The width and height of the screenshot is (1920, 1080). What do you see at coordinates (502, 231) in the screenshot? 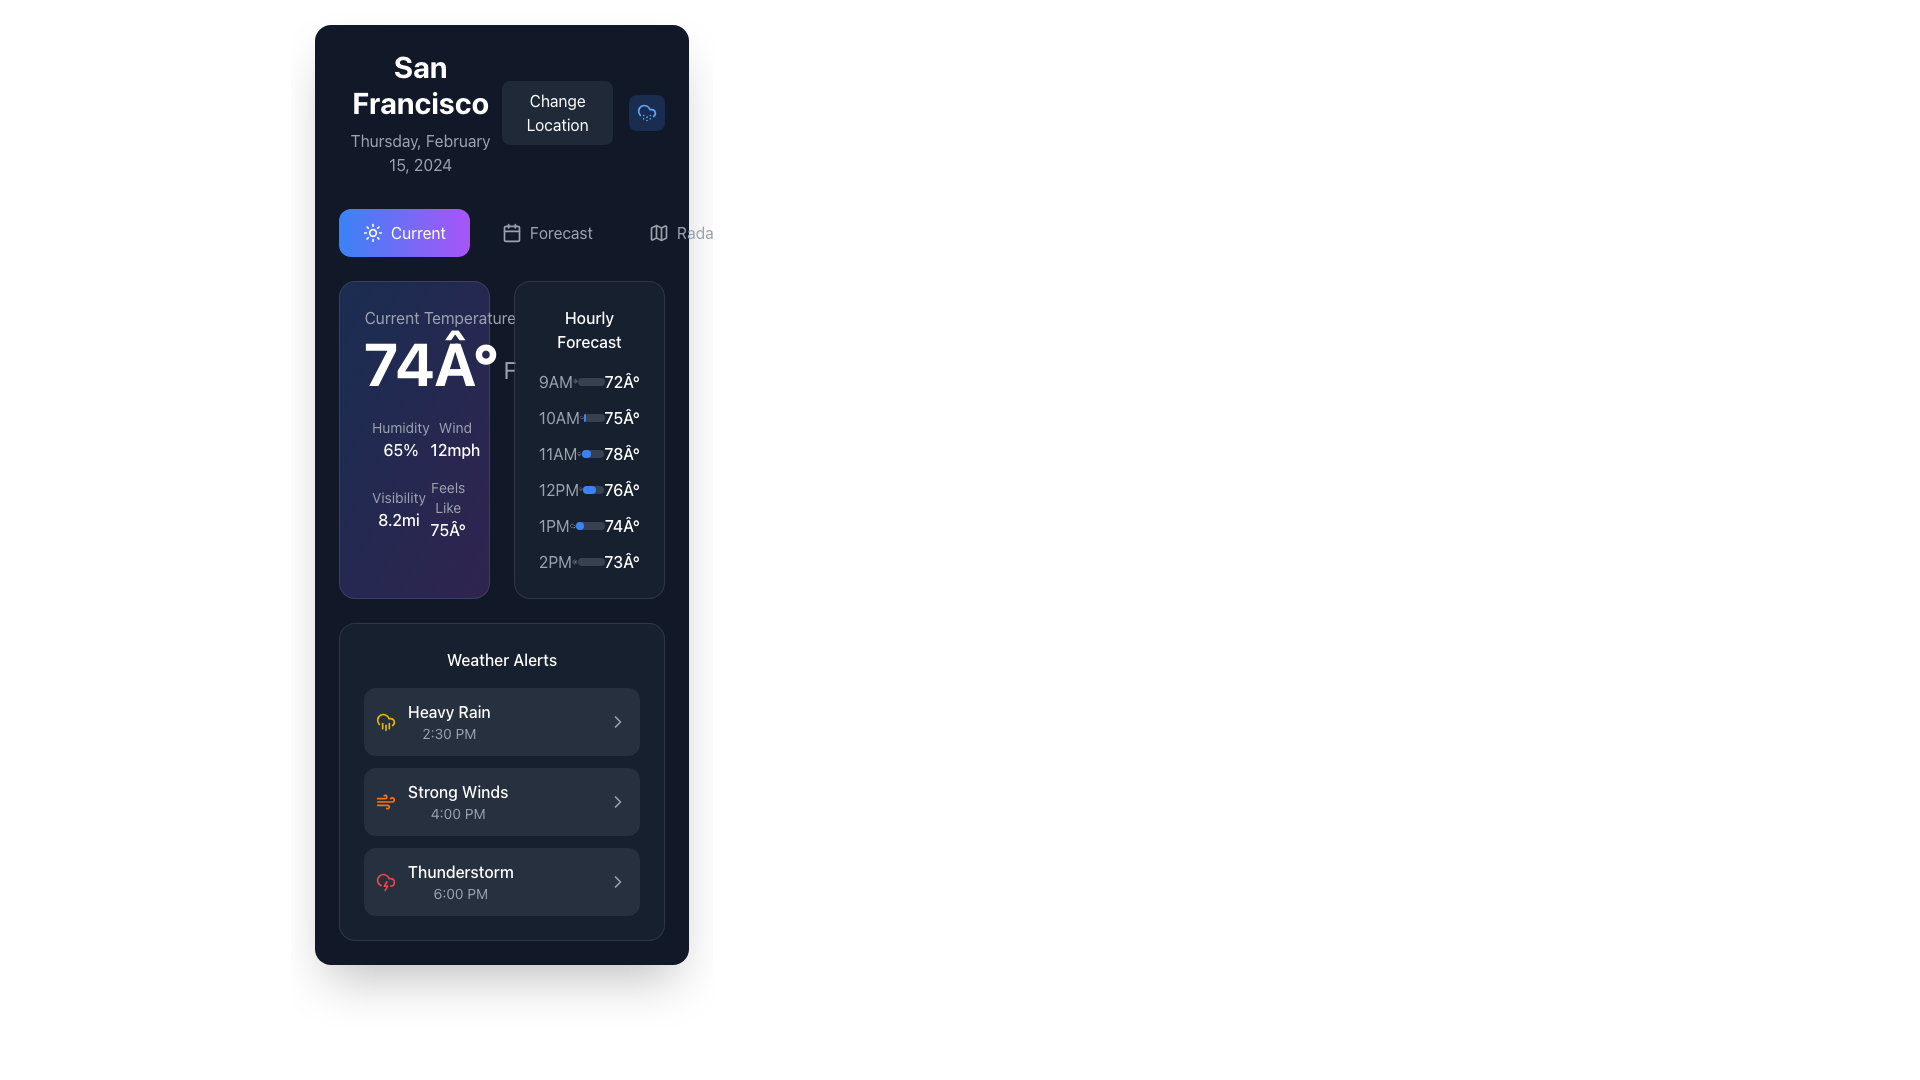
I see `the 'Forecast' tab in the navigation bar` at bounding box center [502, 231].